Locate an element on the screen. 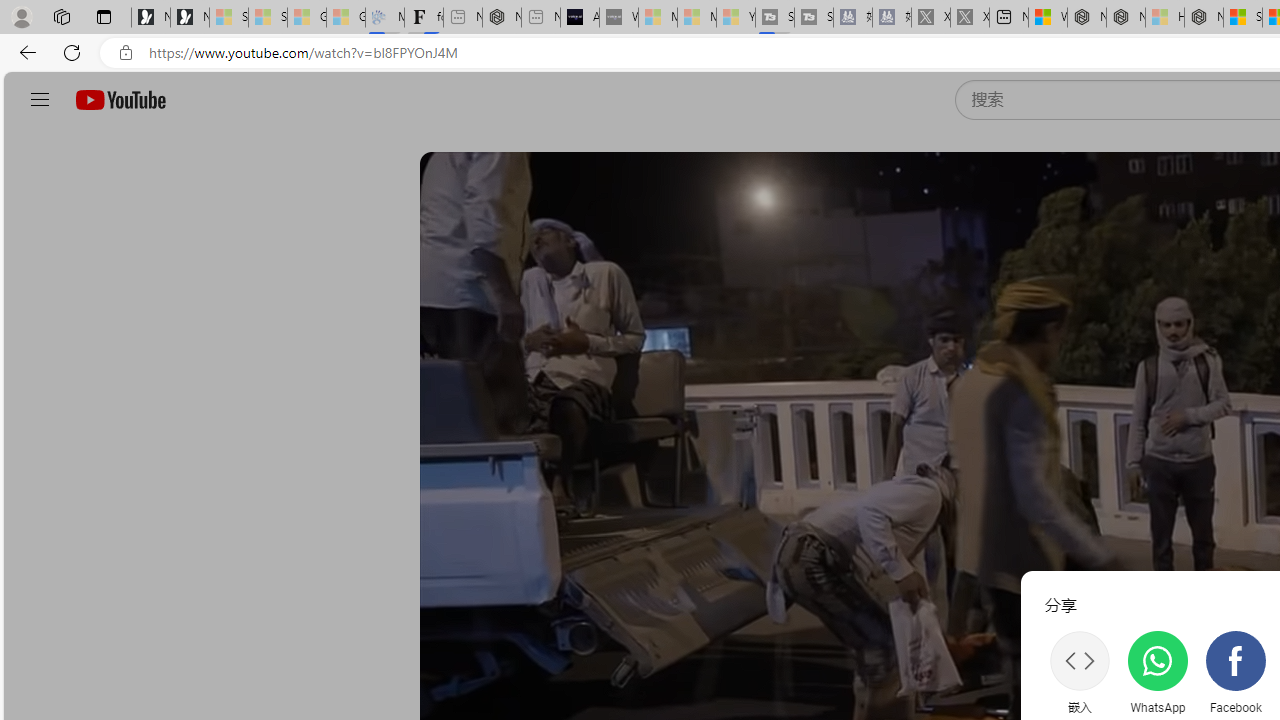  'What' is located at coordinates (617, 17).